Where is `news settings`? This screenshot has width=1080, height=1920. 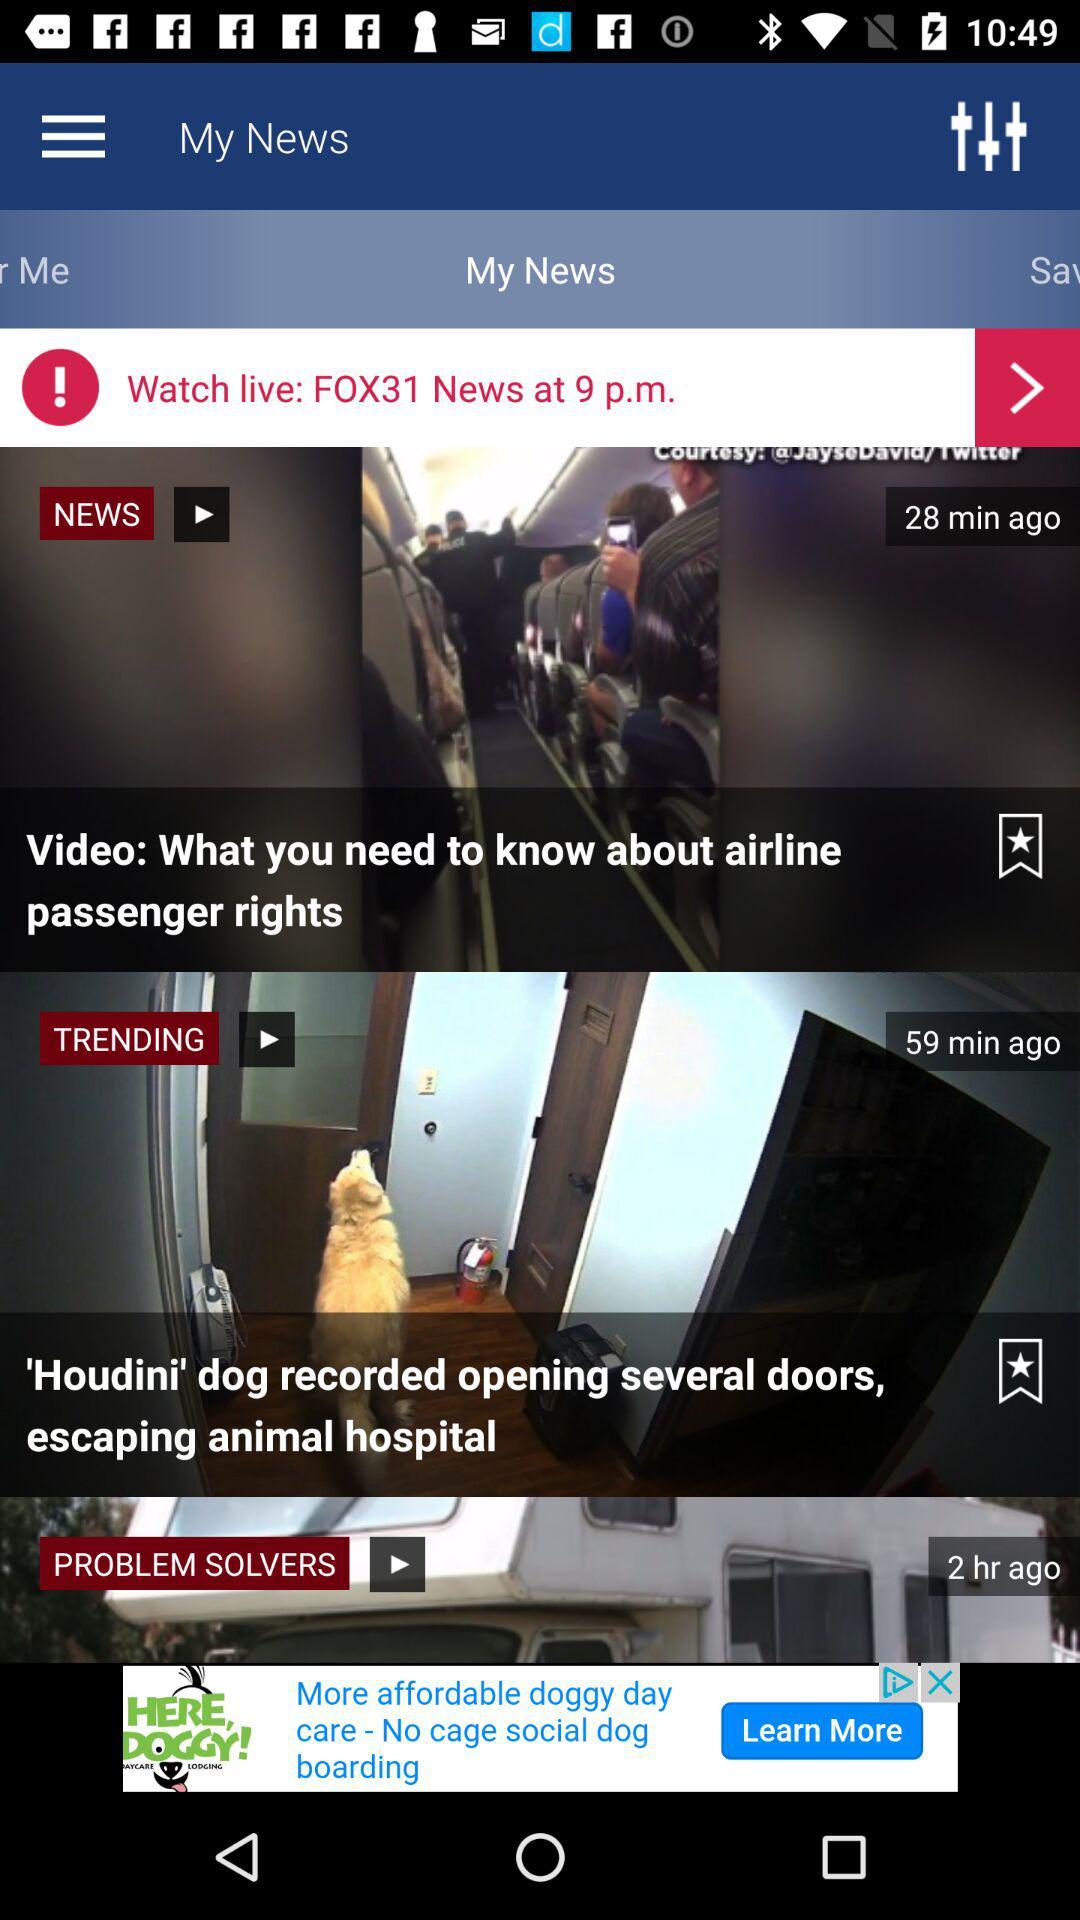 news settings is located at coordinates (72, 135).